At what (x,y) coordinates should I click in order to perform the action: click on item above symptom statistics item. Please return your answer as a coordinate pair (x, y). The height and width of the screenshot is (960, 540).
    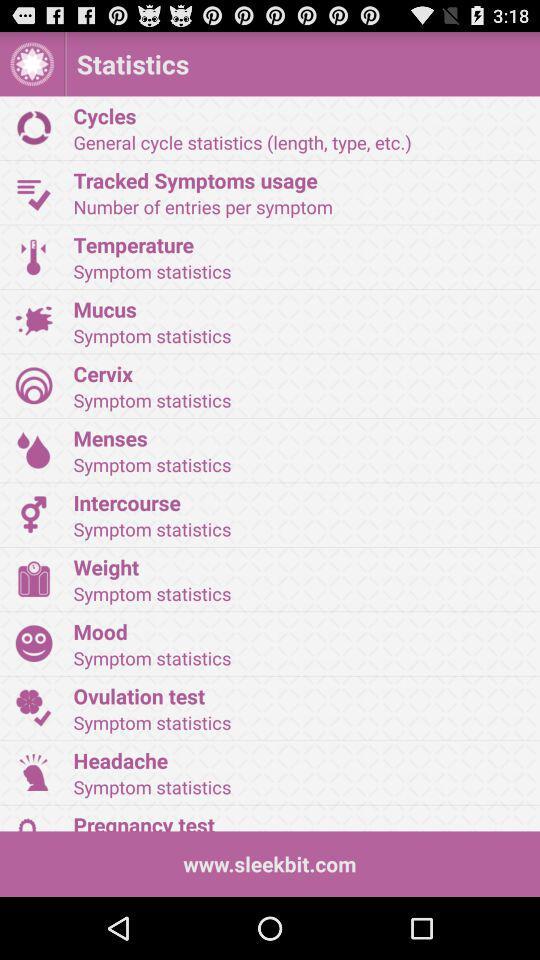
    Looking at the image, I should click on (299, 372).